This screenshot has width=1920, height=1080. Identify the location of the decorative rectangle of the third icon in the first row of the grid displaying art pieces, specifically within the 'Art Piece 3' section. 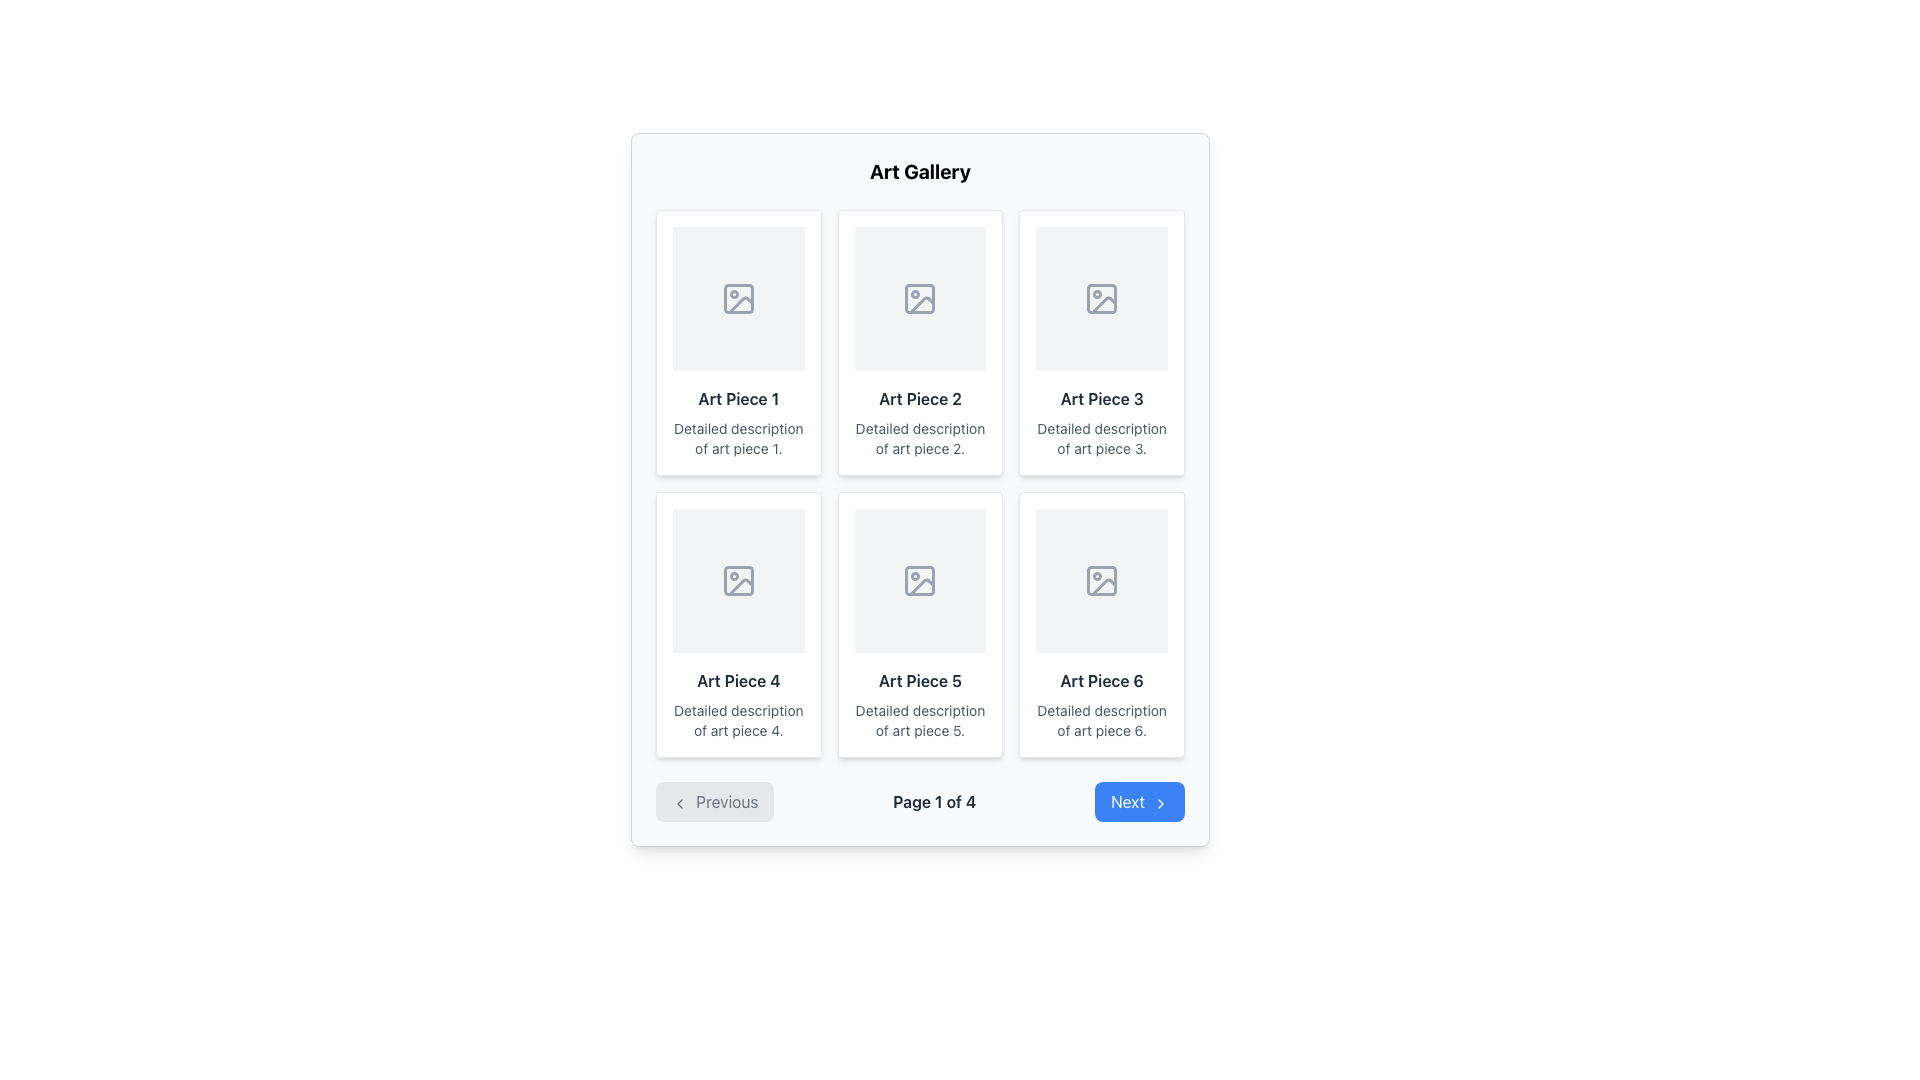
(1101, 299).